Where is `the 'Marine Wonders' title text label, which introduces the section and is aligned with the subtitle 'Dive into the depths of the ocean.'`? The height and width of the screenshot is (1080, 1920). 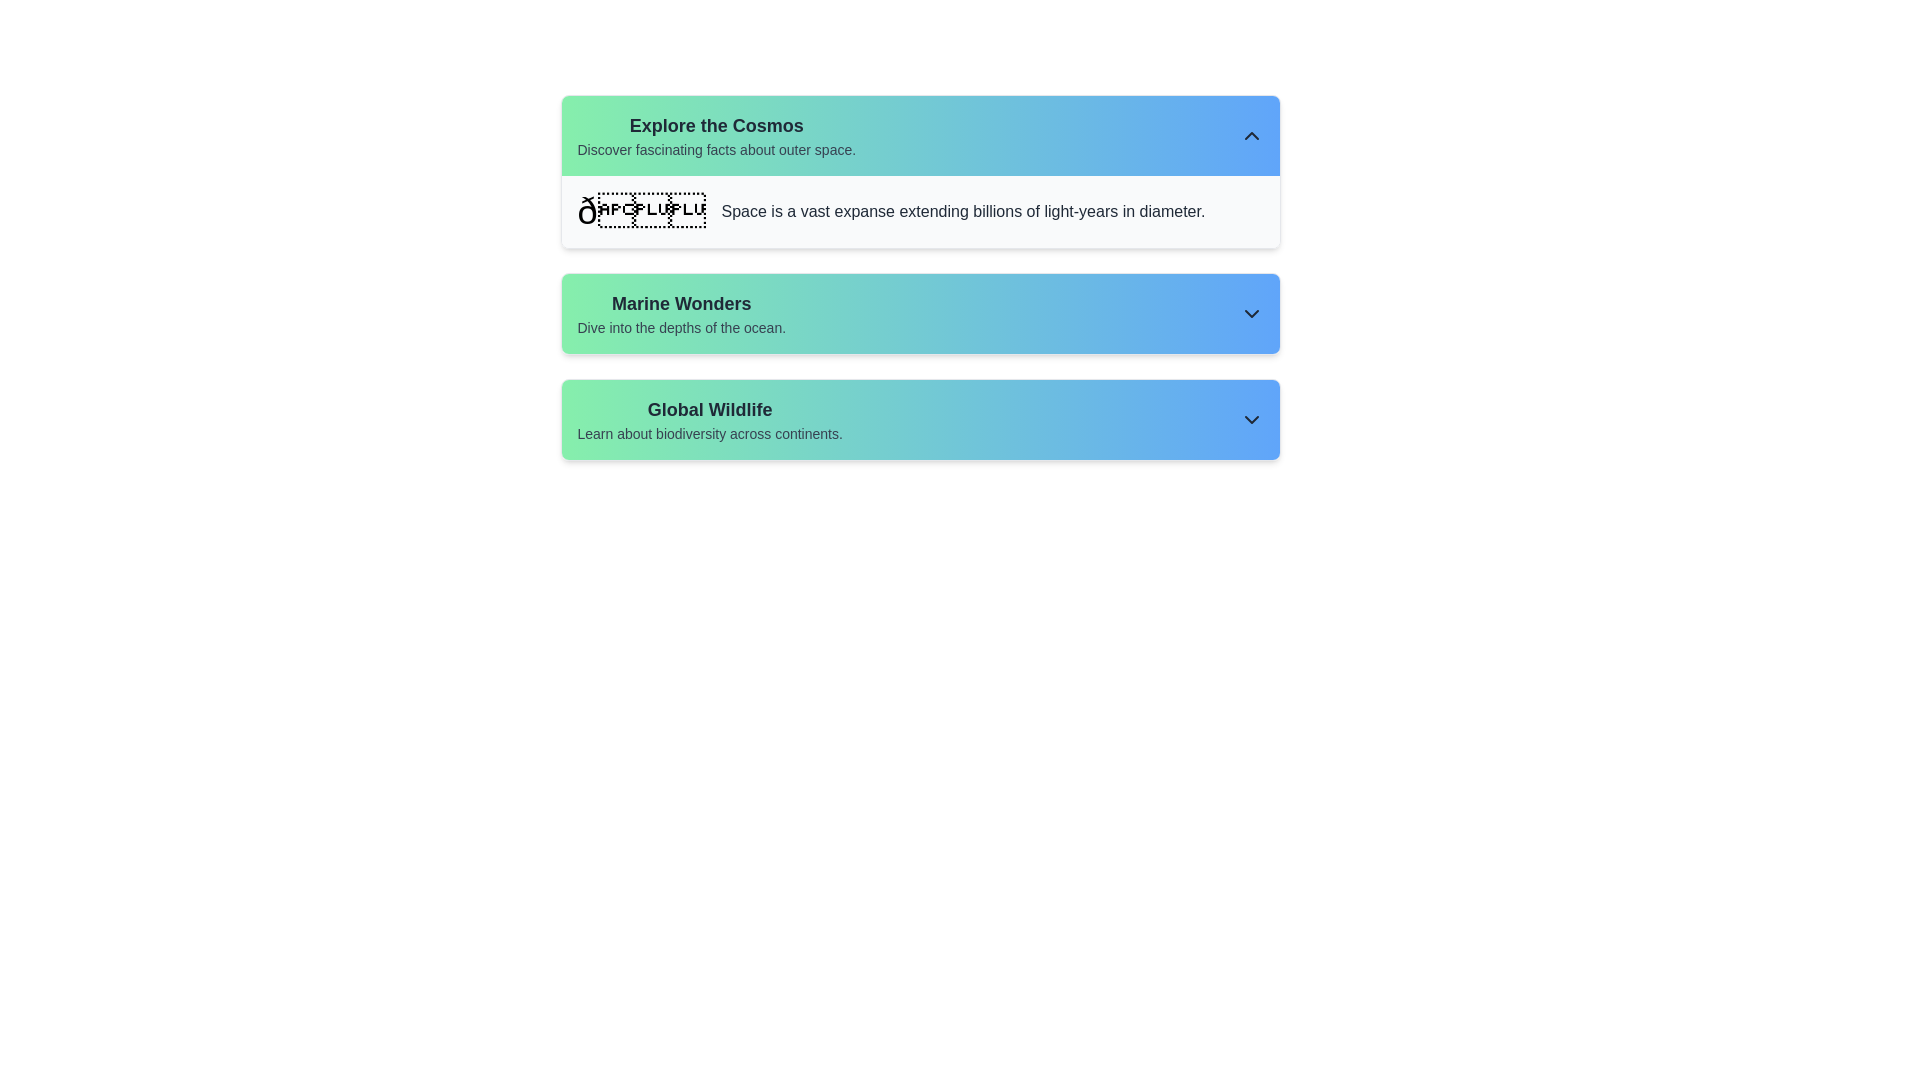
the 'Marine Wonders' title text label, which introduces the section and is aligned with the subtitle 'Dive into the depths of the ocean.' is located at coordinates (681, 304).